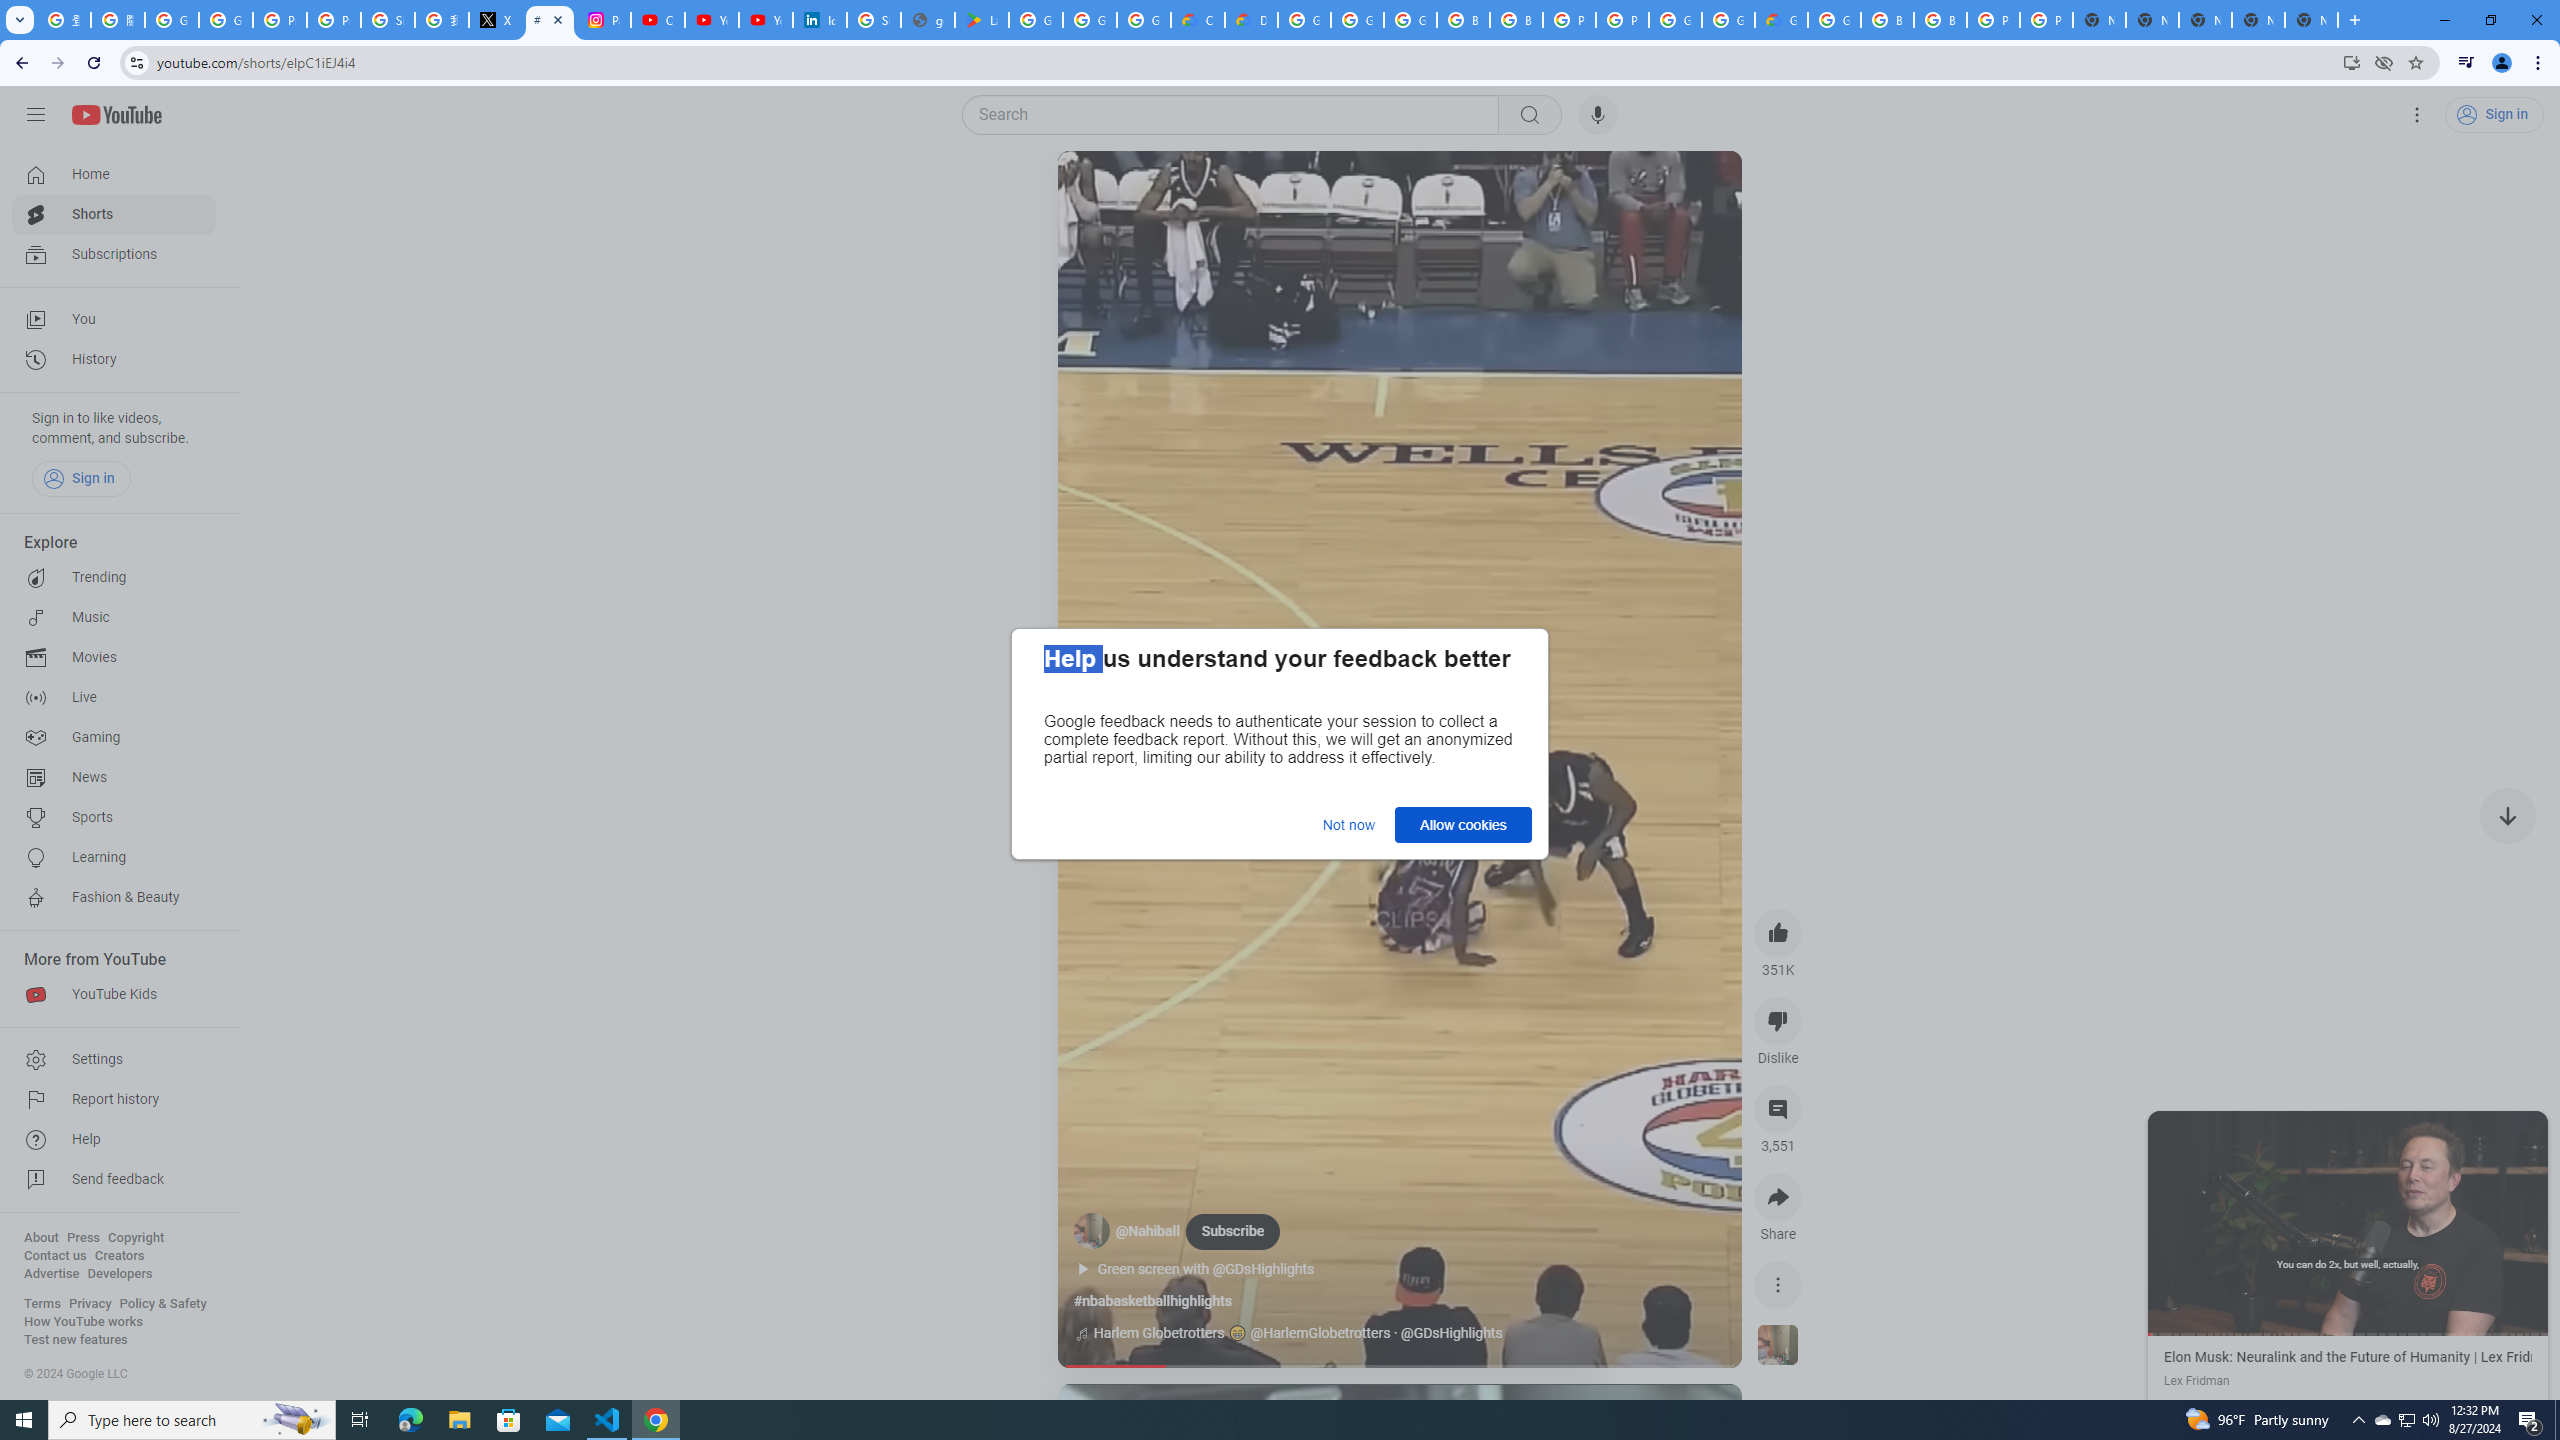 The width and height of the screenshot is (2560, 1440). What do you see at coordinates (1728, 19) in the screenshot?
I see `'Google Cloud Platform'` at bounding box center [1728, 19].